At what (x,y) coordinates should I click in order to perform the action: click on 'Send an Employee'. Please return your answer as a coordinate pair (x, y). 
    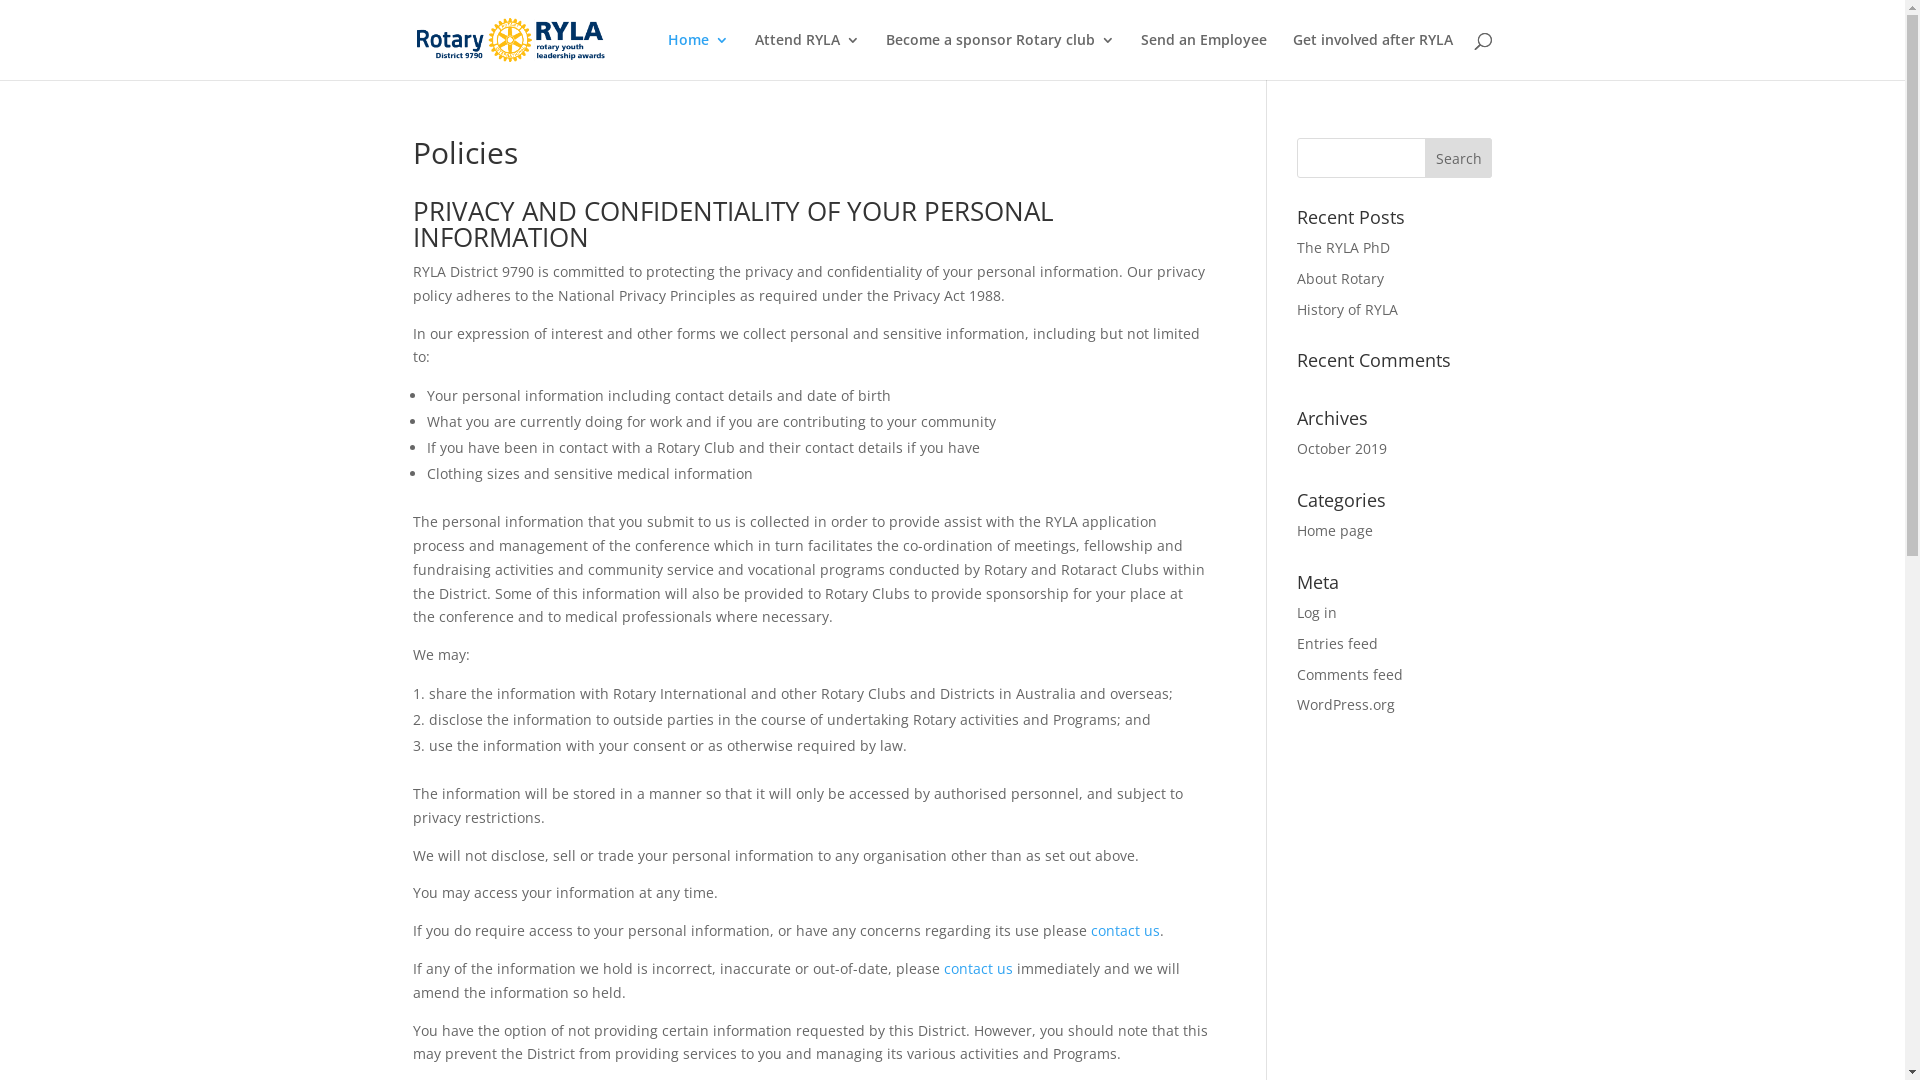
    Looking at the image, I should click on (1202, 55).